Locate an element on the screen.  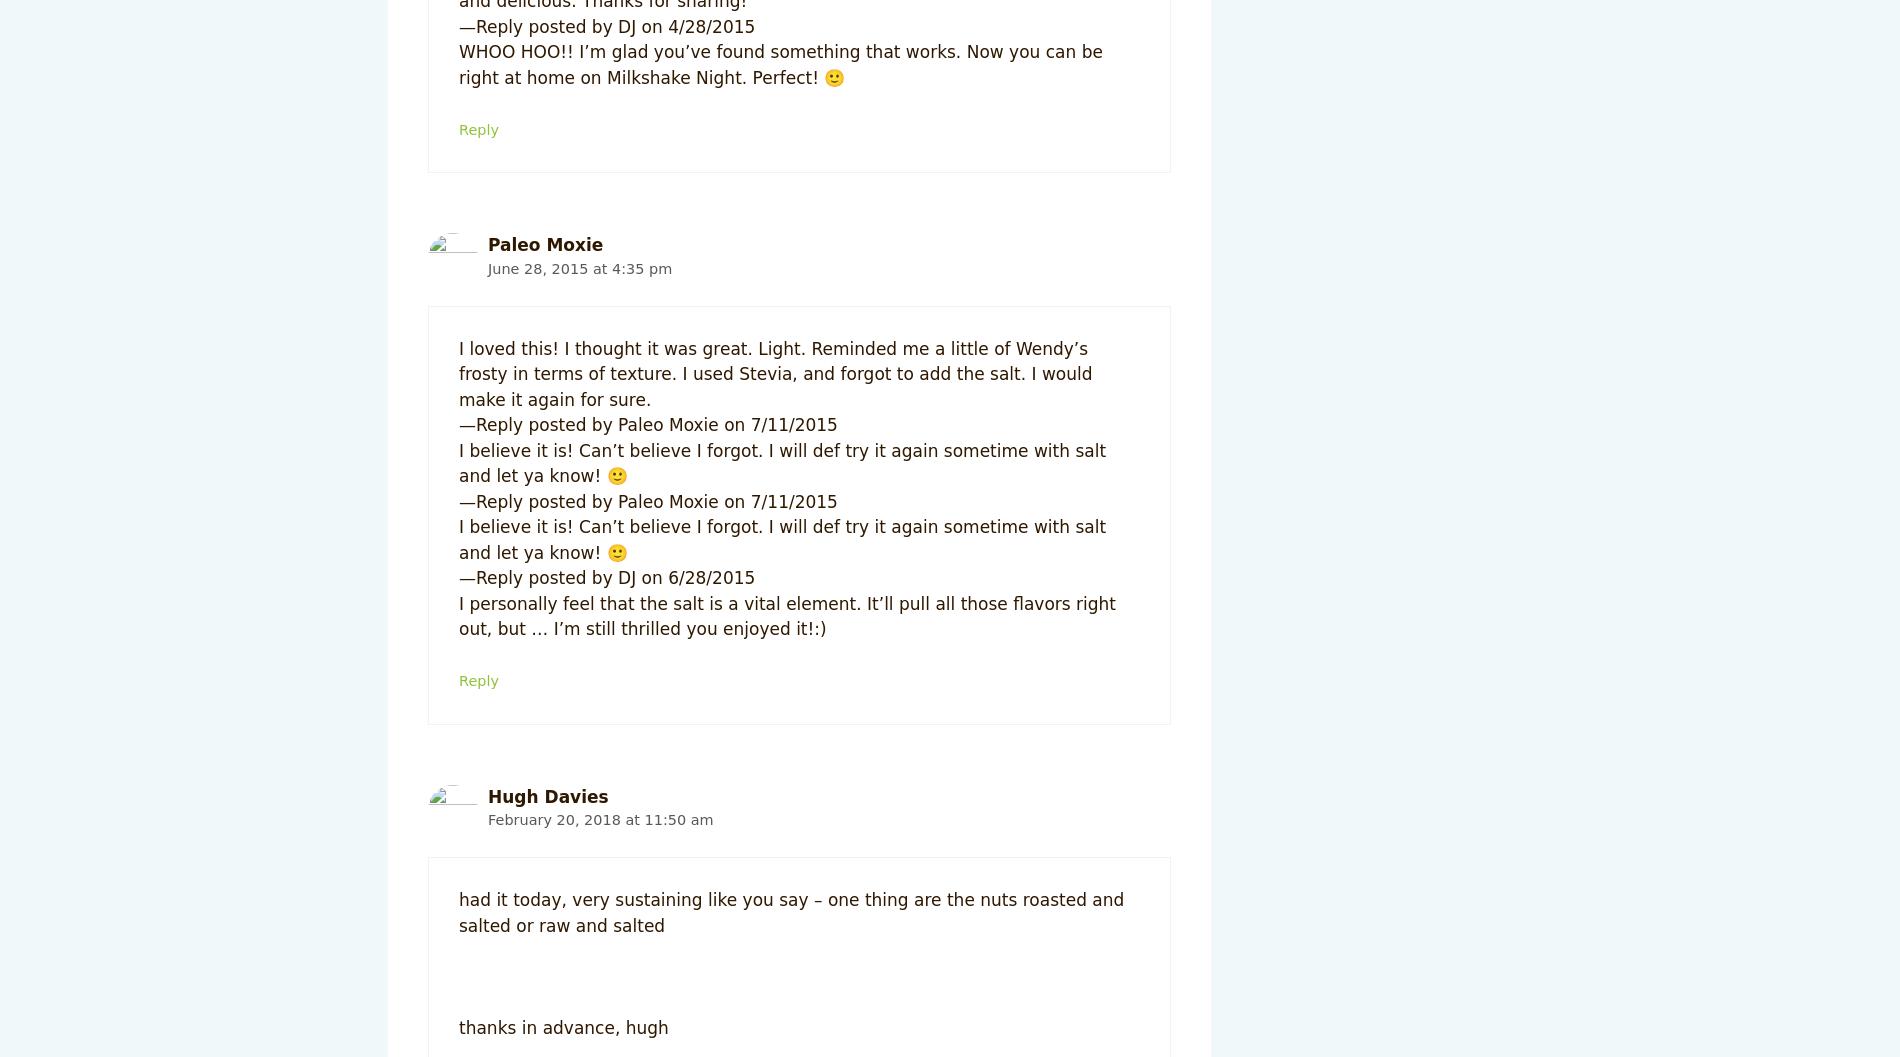
'Hugh Davies' is located at coordinates (487, 796).